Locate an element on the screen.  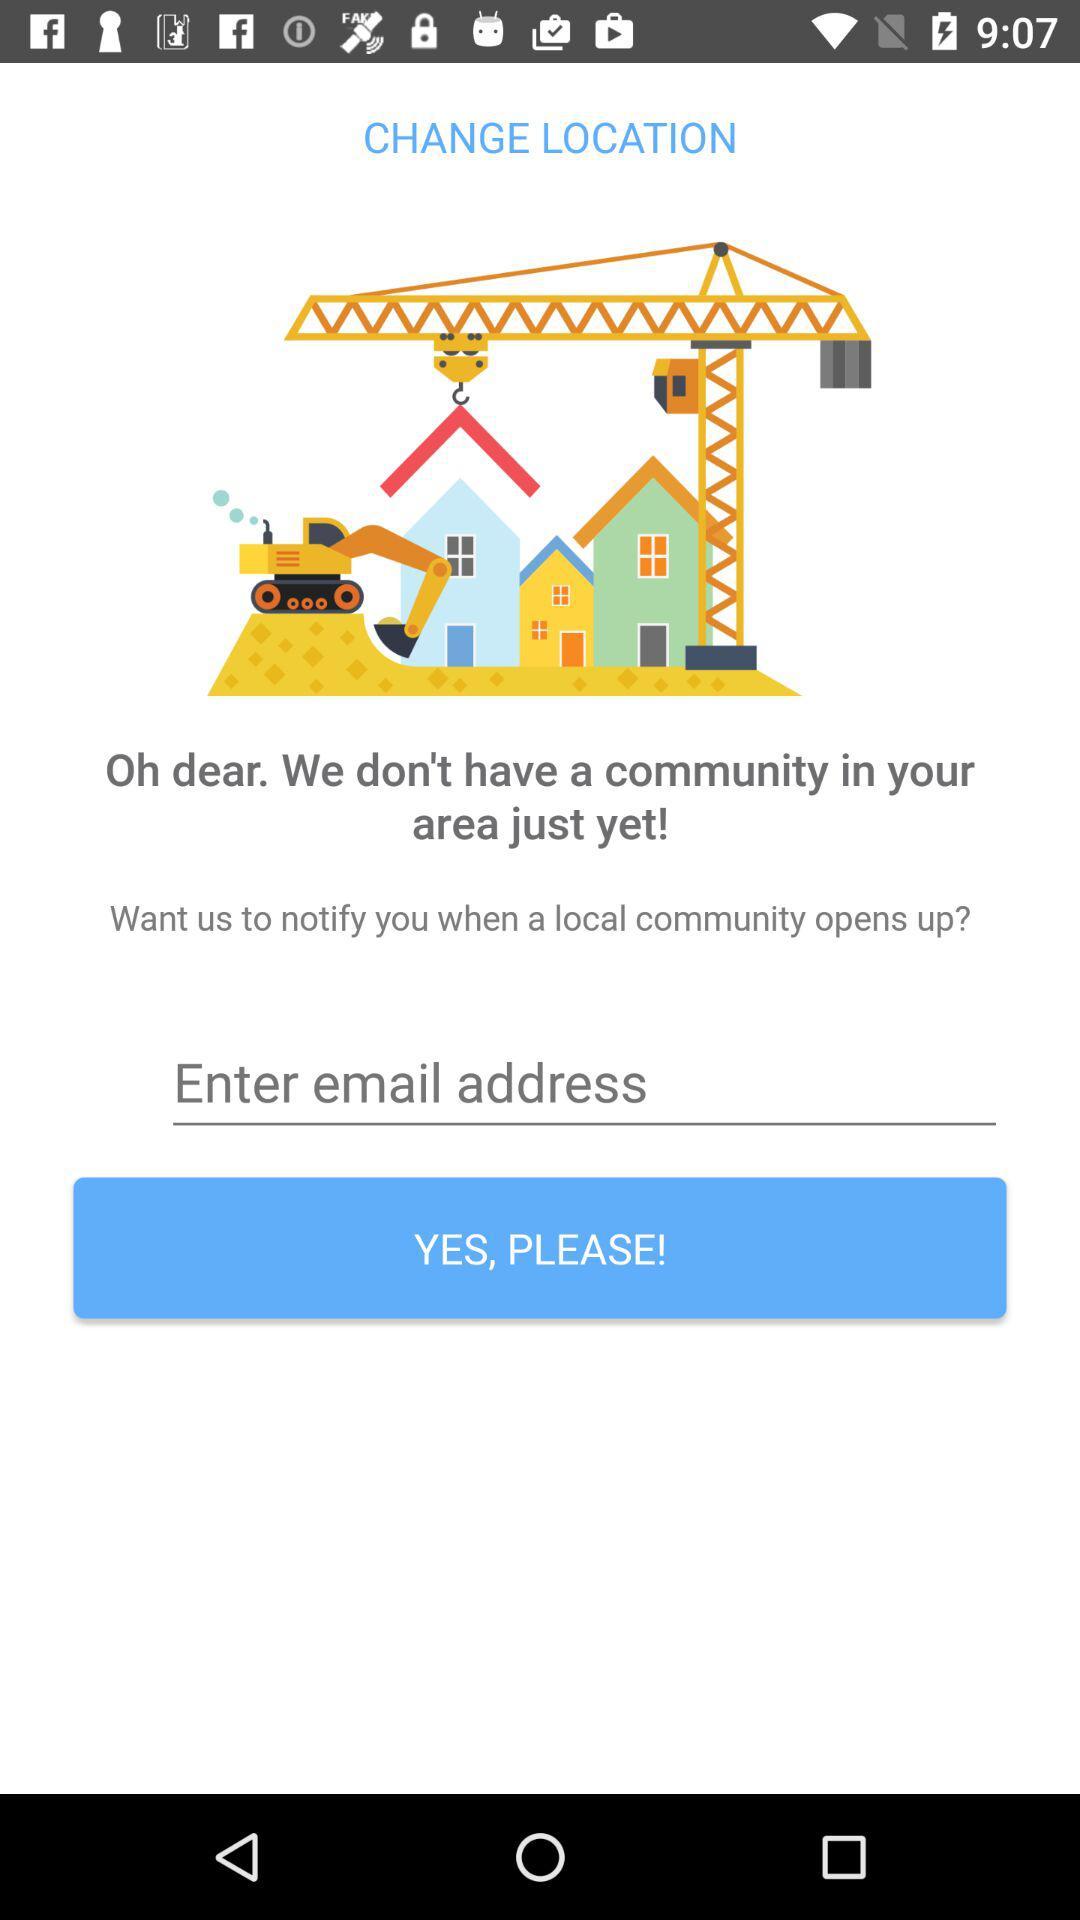
the change location is located at coordinates (540, 135).